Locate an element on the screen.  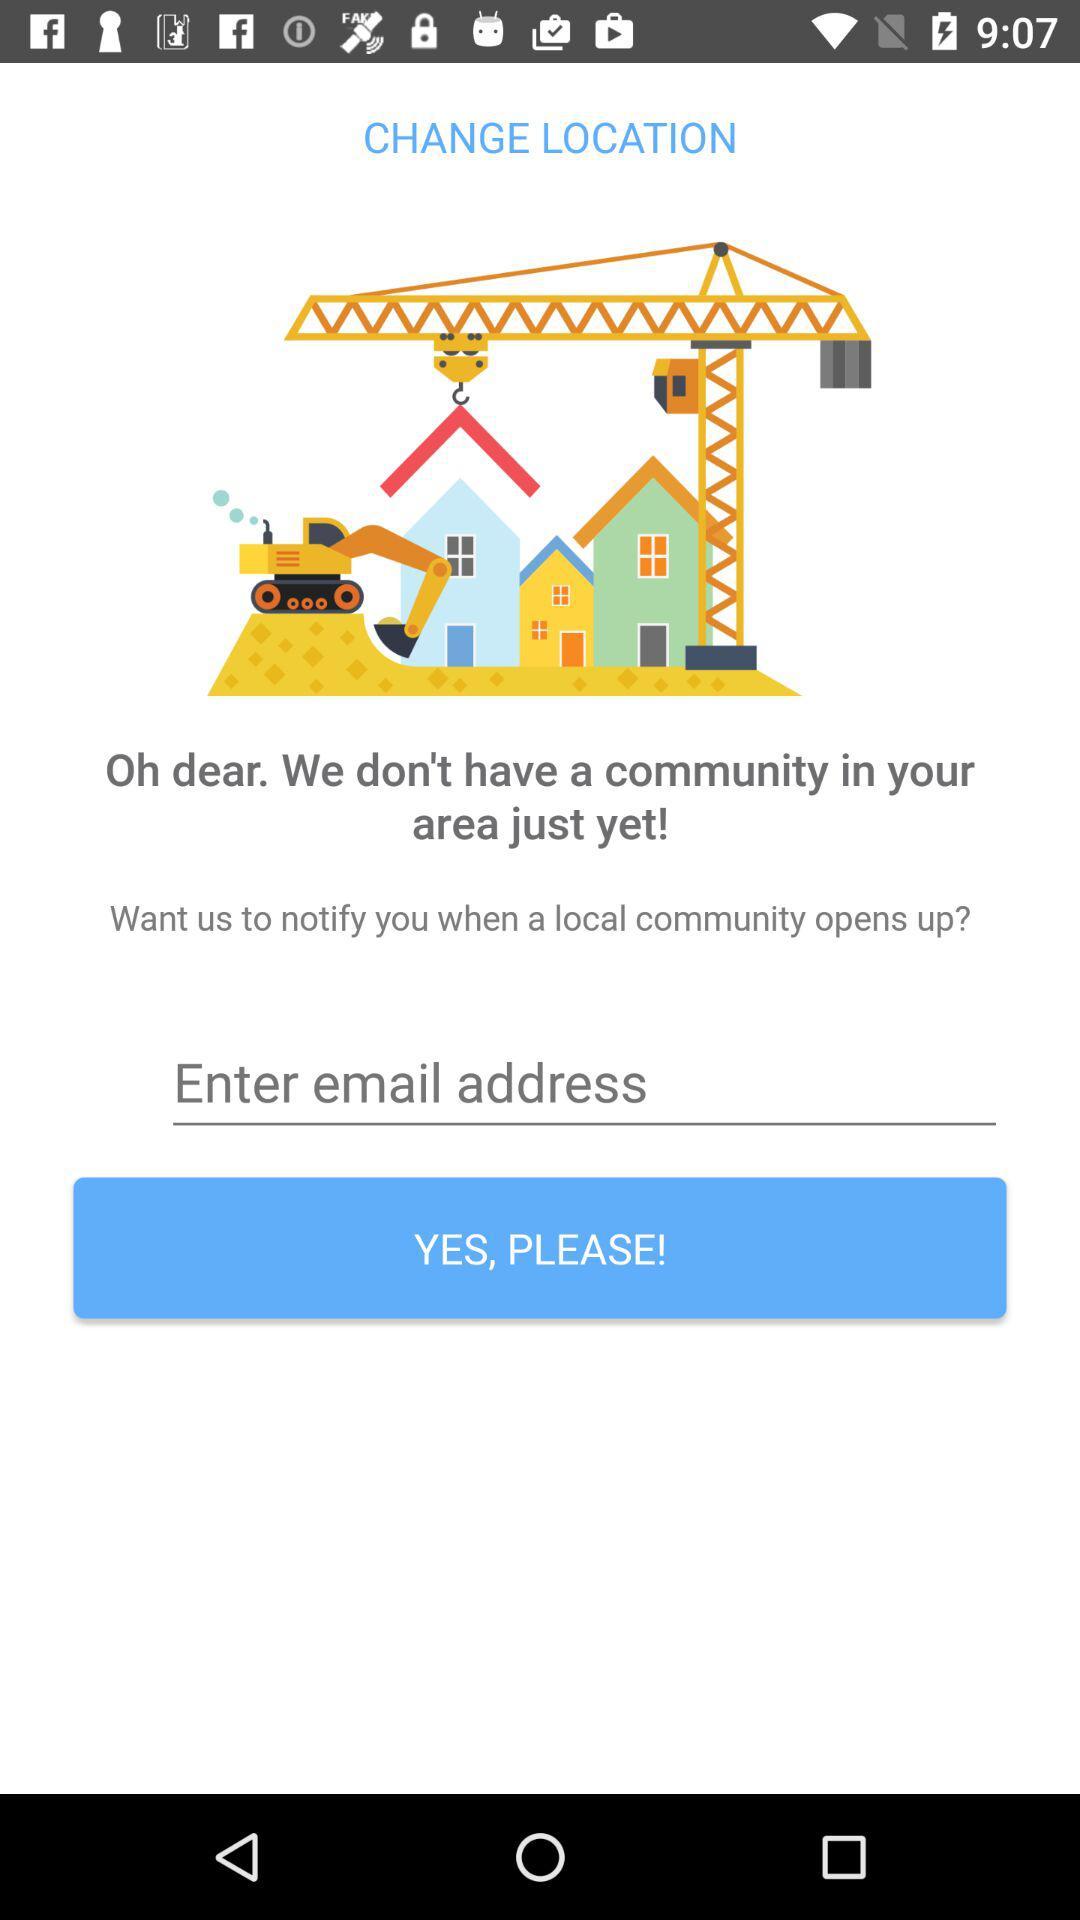
the change location is located at coordinates (540, 135).